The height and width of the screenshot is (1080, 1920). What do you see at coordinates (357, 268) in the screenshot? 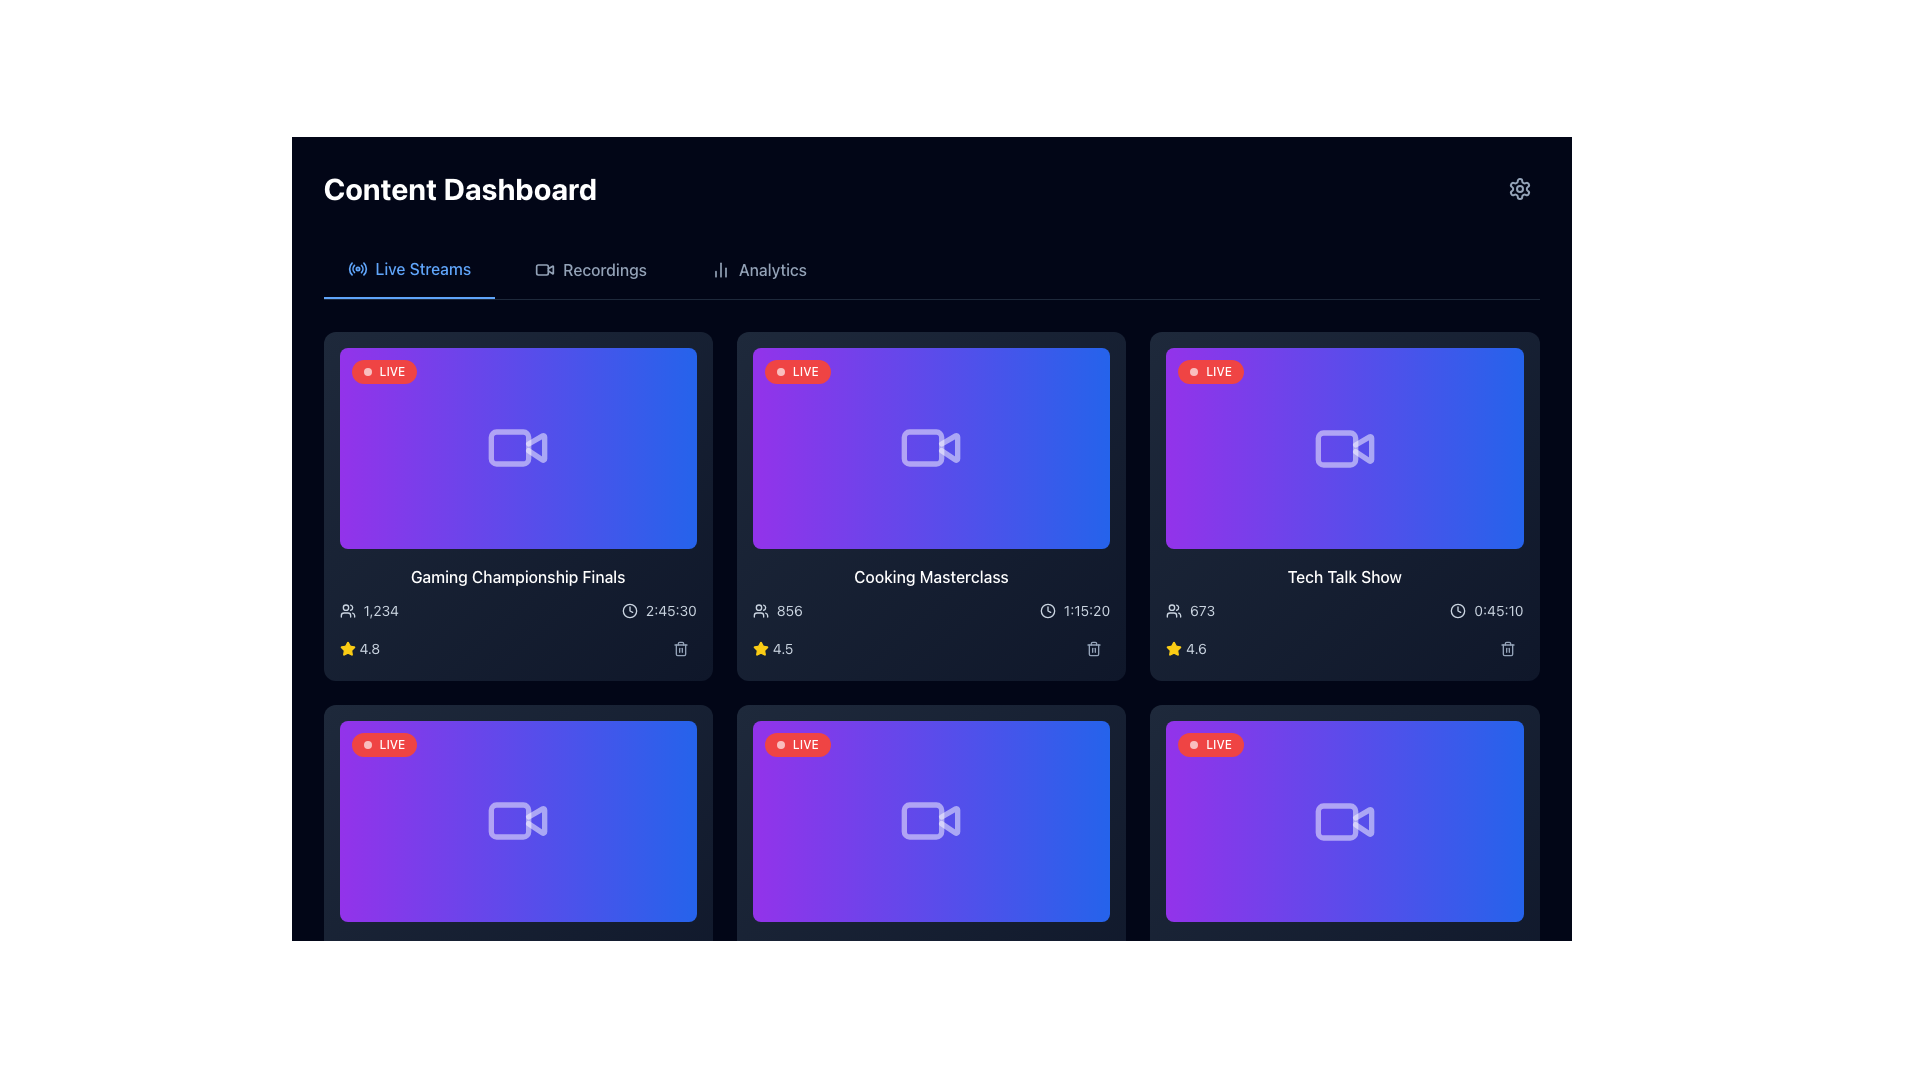
I see `the appearance of the radio wave icon located at the beginning of the horizontal navigation bar, to the left of the 'Live Streams' text for section identification` at bounding box center [357, 268].